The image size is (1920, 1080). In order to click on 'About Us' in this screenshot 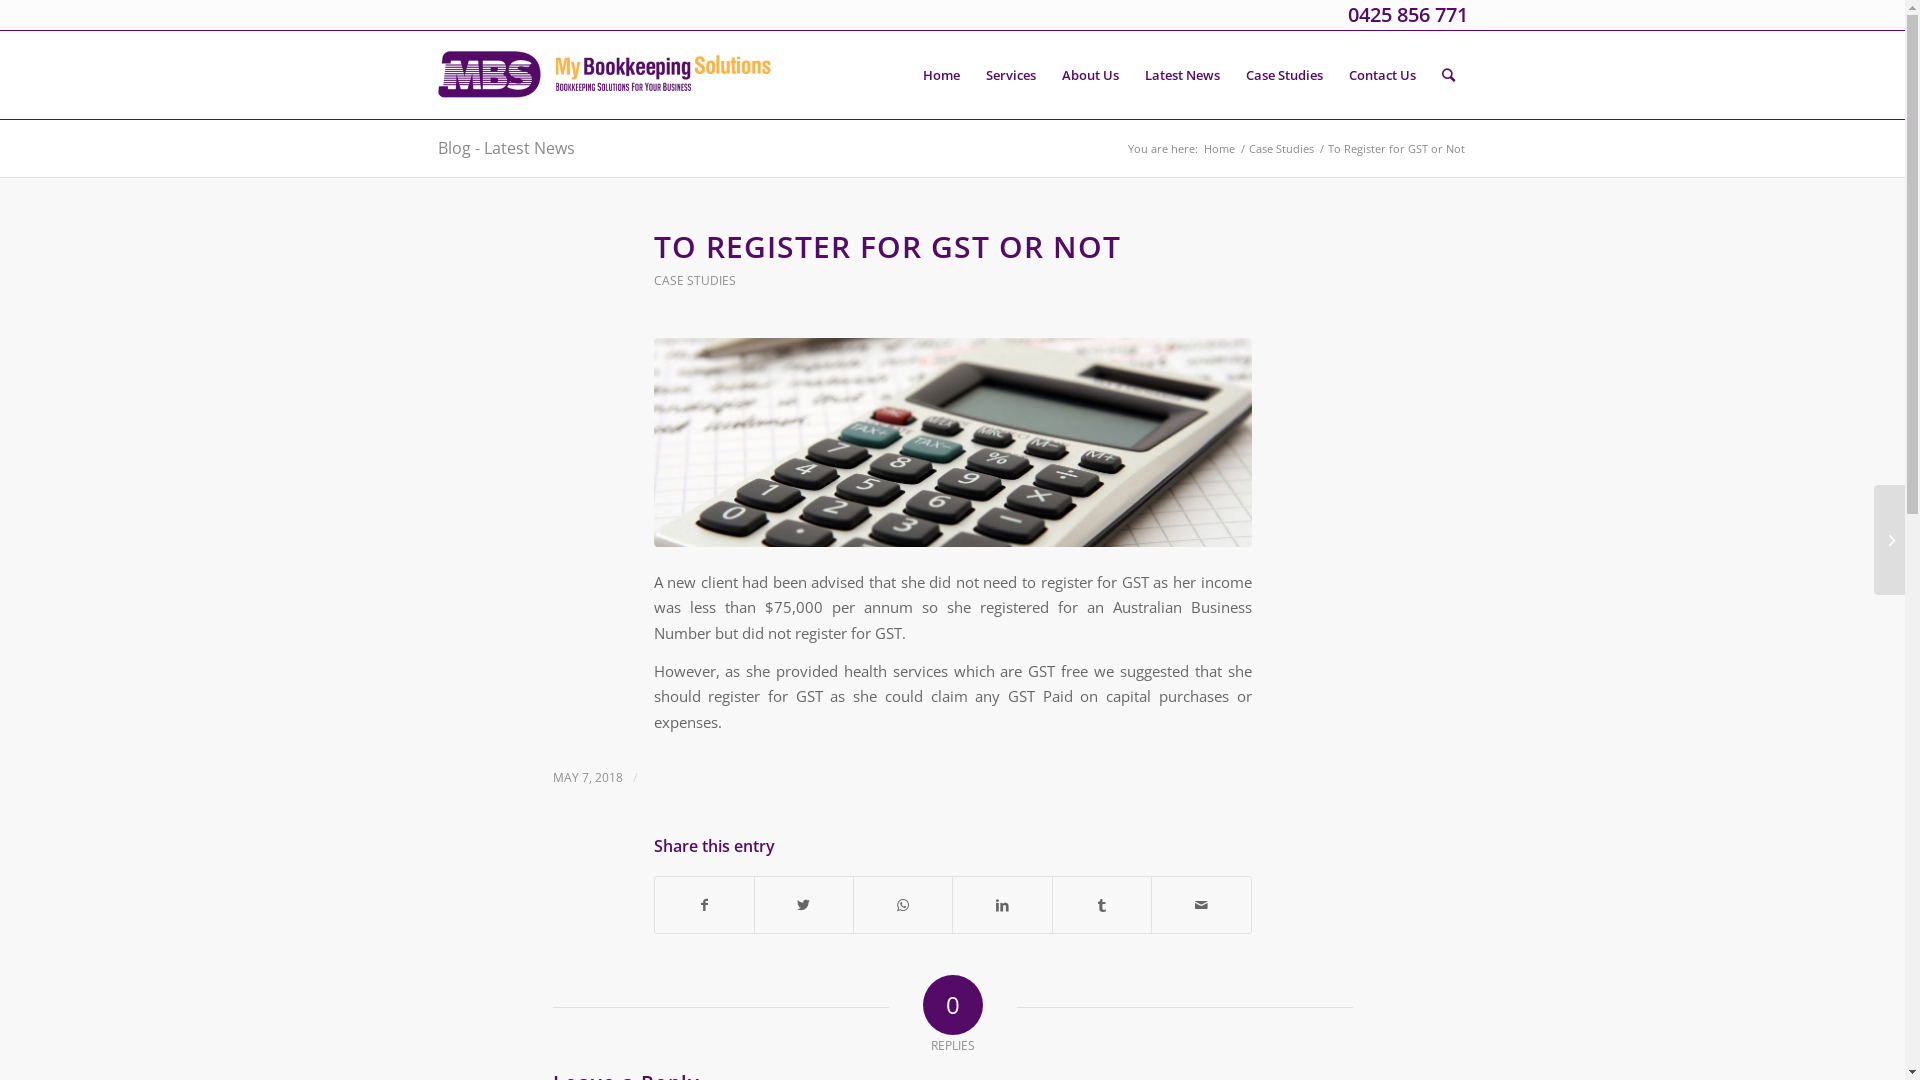, I will do `click(1088, 73)`.